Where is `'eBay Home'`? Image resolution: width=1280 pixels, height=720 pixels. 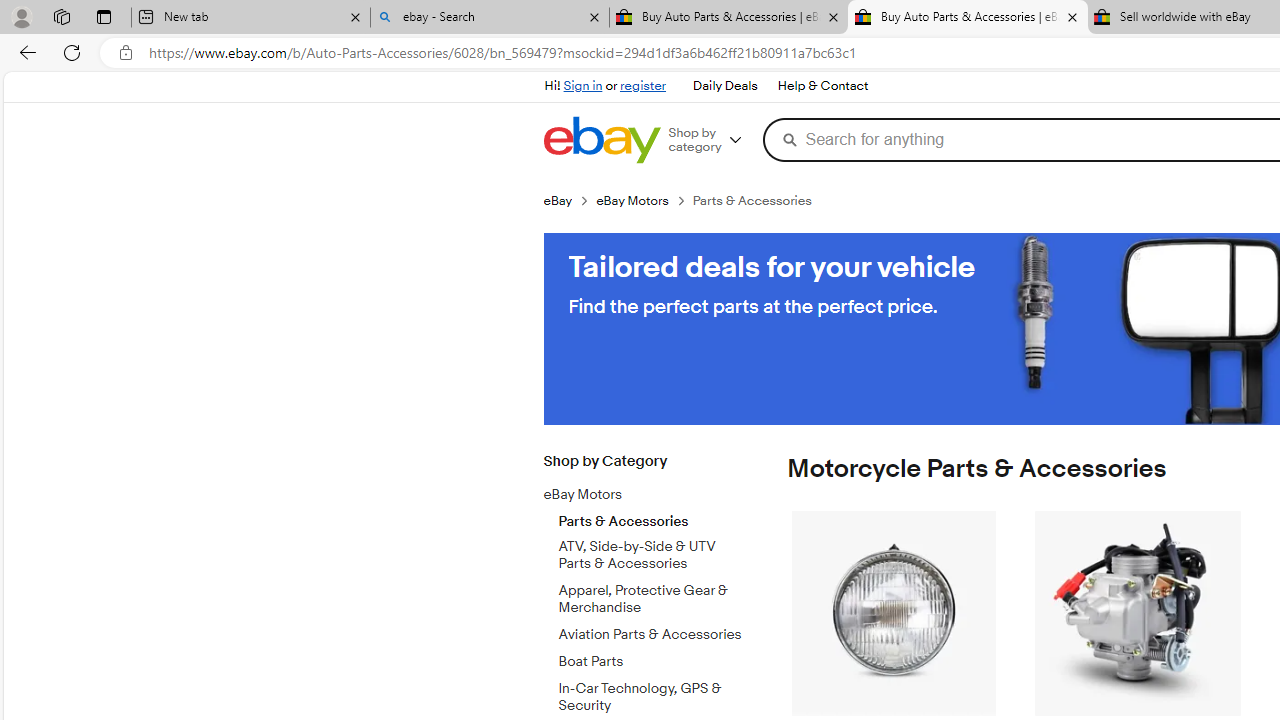
'eBay Home' is located at coordinates (600, 139).